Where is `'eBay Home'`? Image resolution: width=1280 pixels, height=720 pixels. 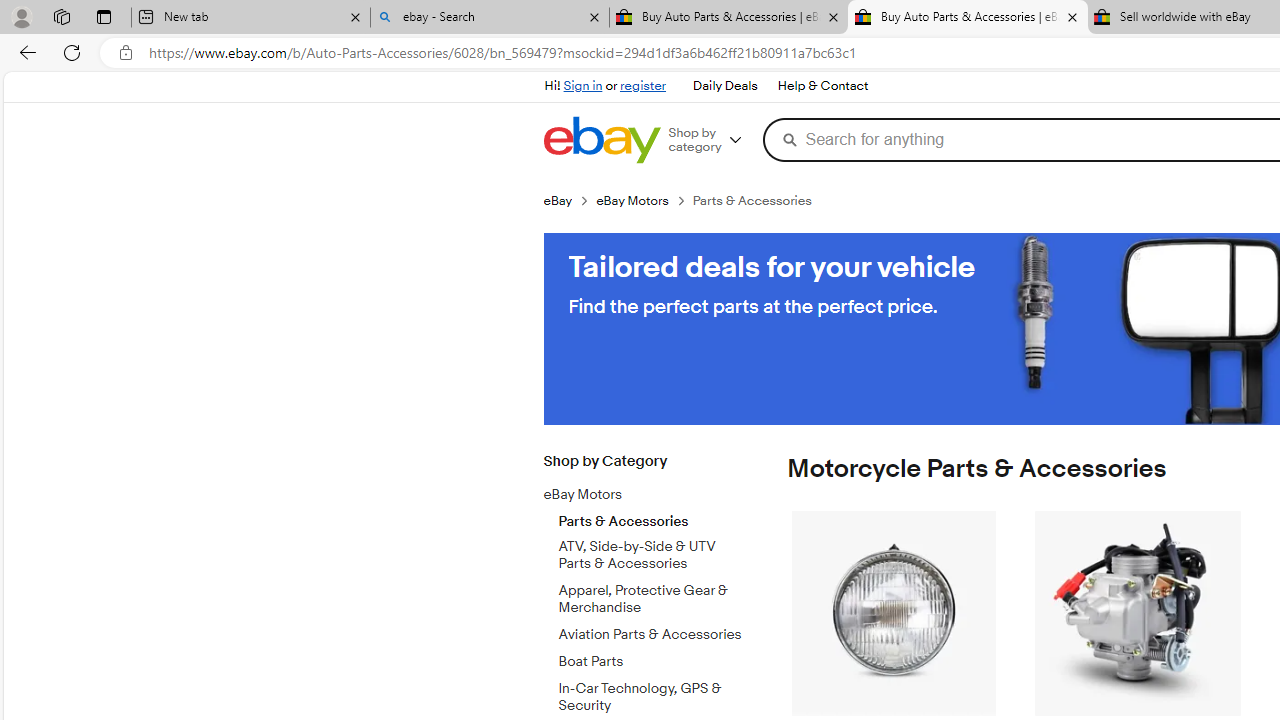
'eBay Home' is located at coordinates (600, 139).